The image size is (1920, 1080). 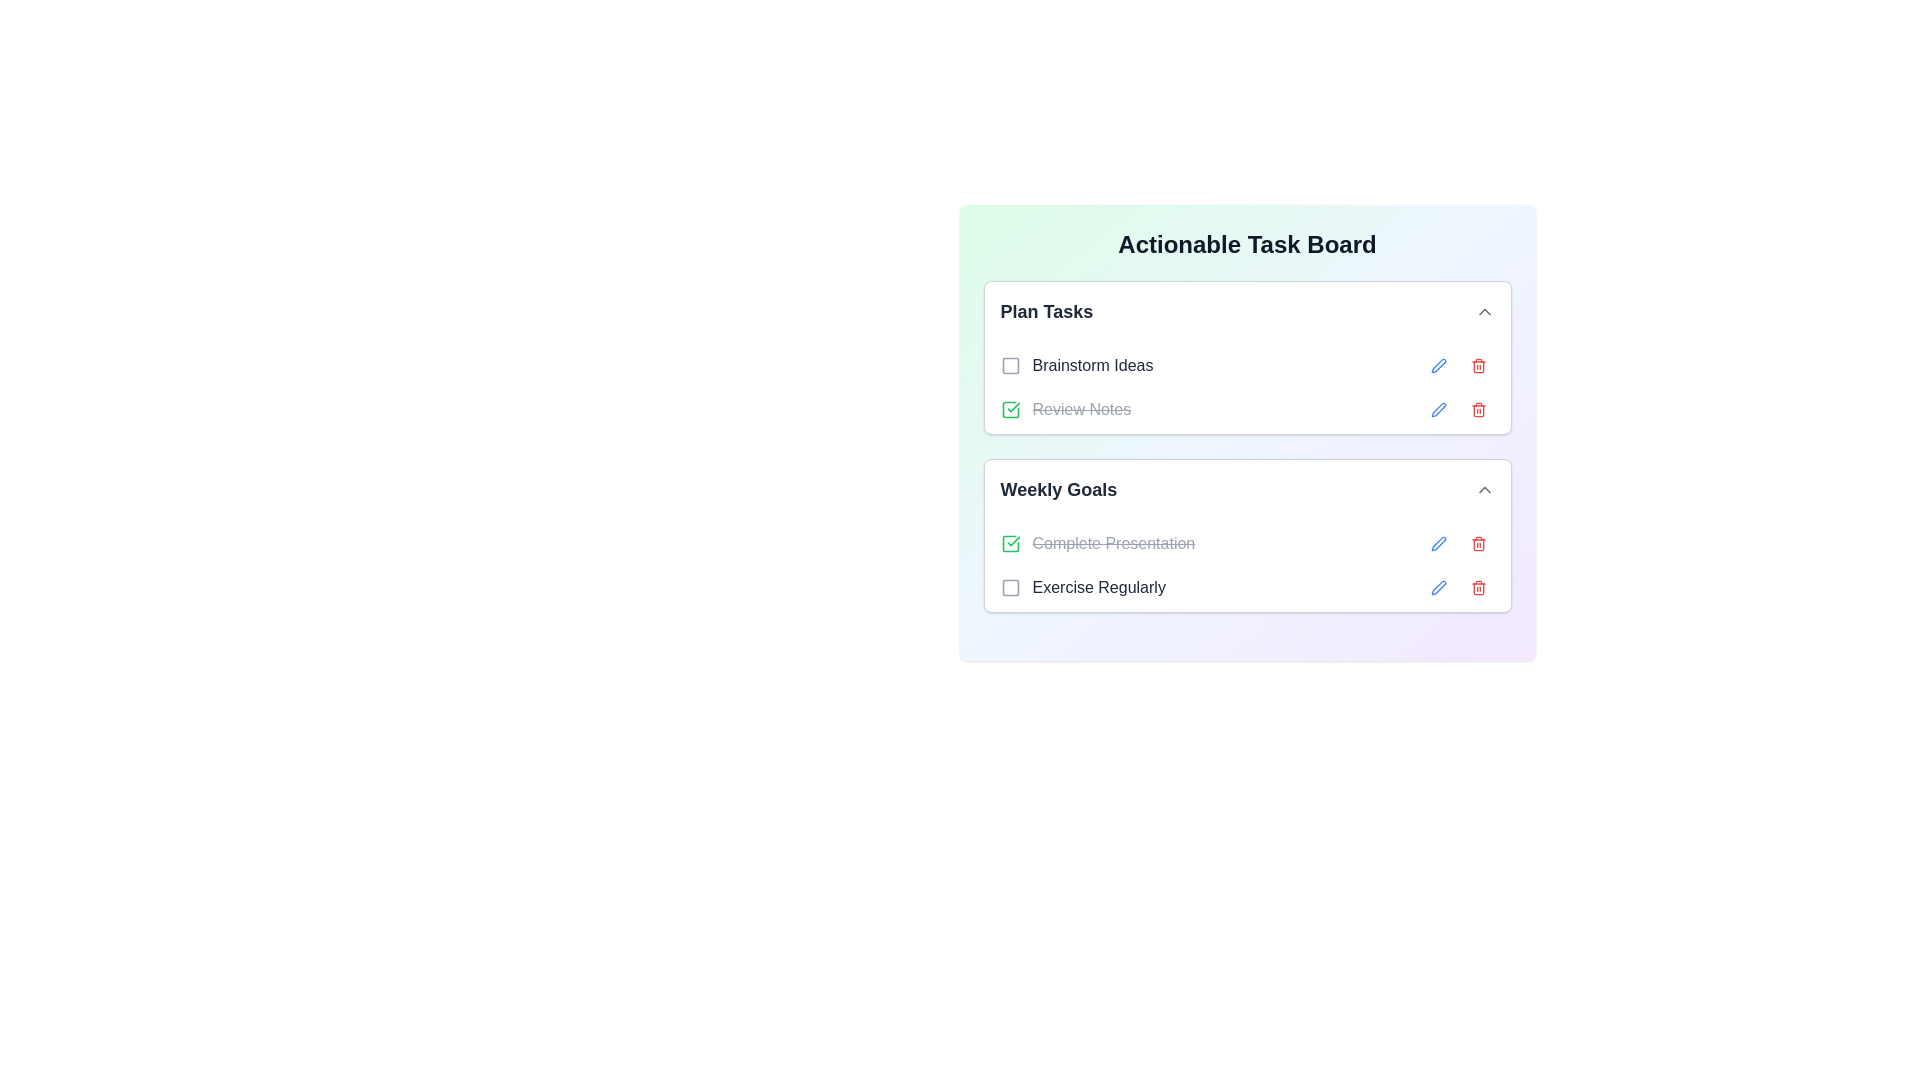 I want to click on the circular button with a blue pen icon located in the 'Weekly Goals' section, so click(x=1437, y=543).